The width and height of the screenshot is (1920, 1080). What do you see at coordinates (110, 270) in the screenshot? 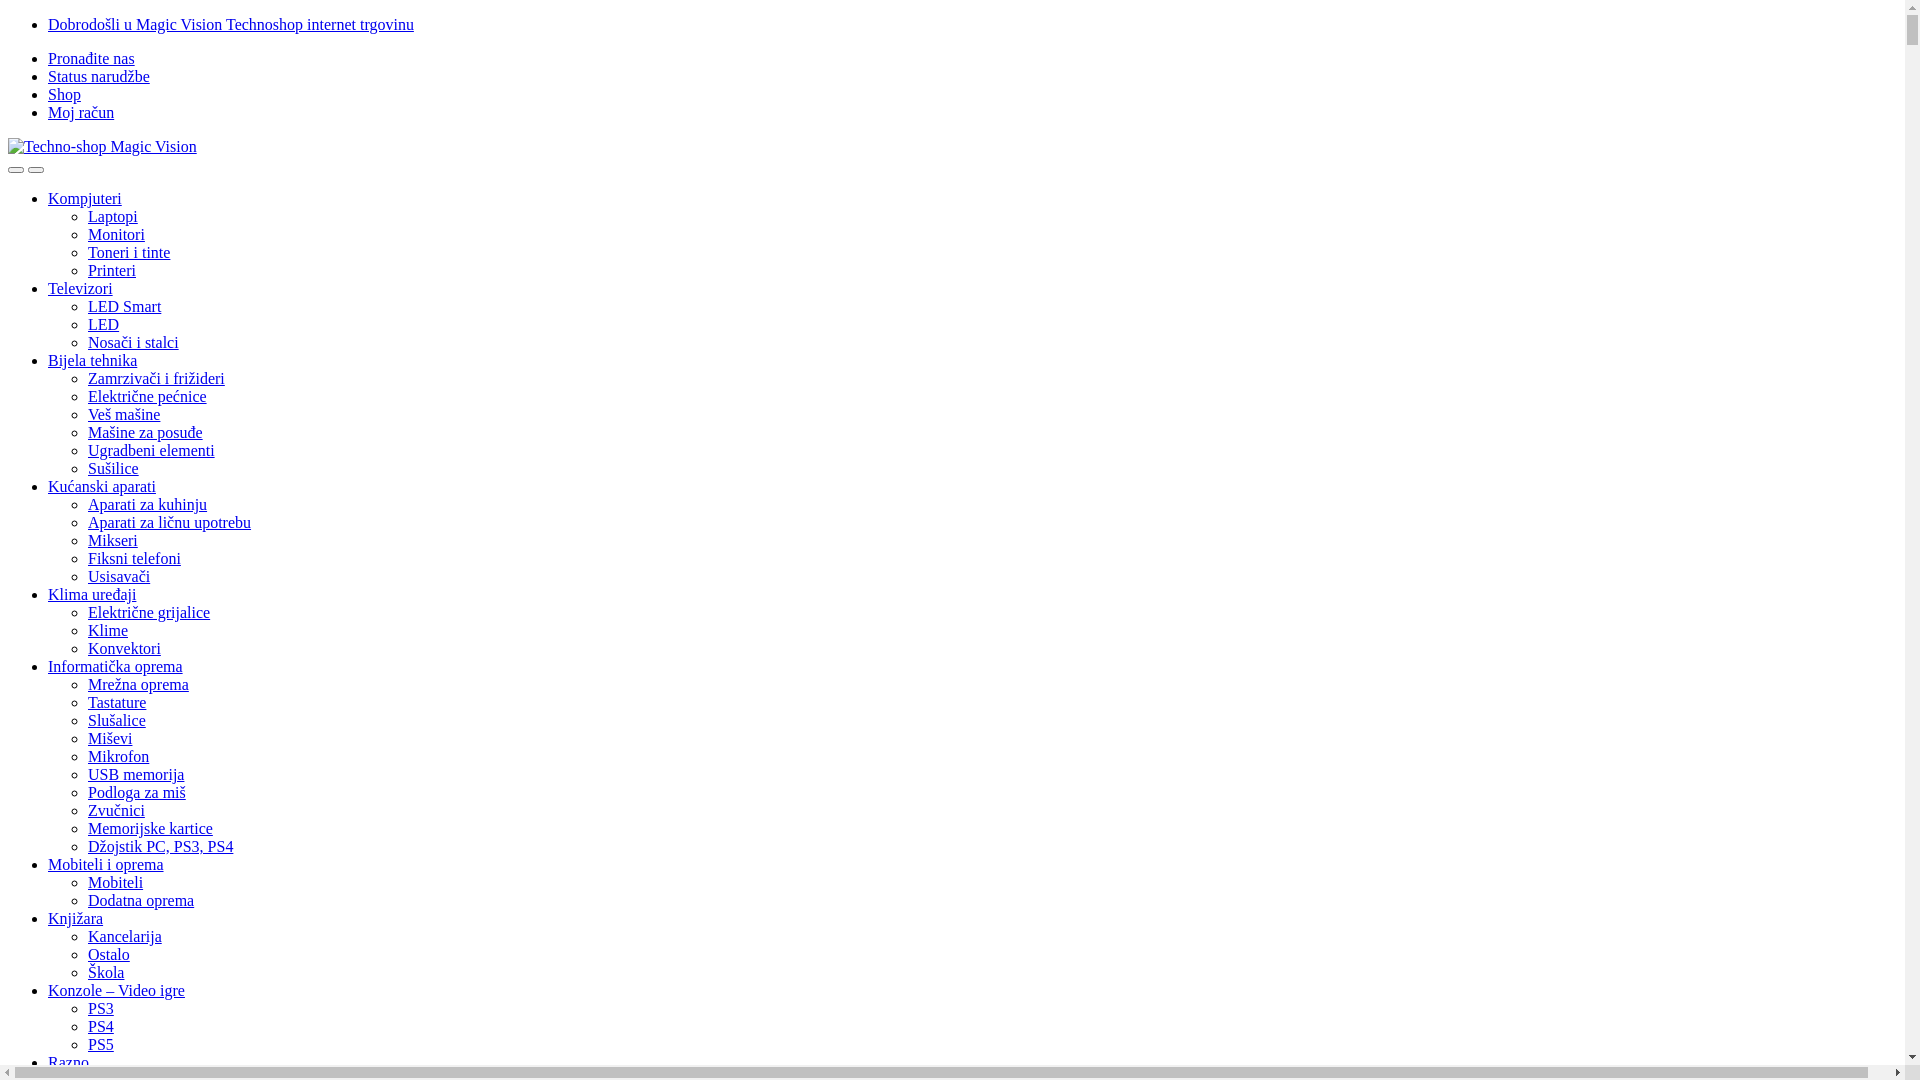
I see `'Printeri'` at bounding box center [110, 270].